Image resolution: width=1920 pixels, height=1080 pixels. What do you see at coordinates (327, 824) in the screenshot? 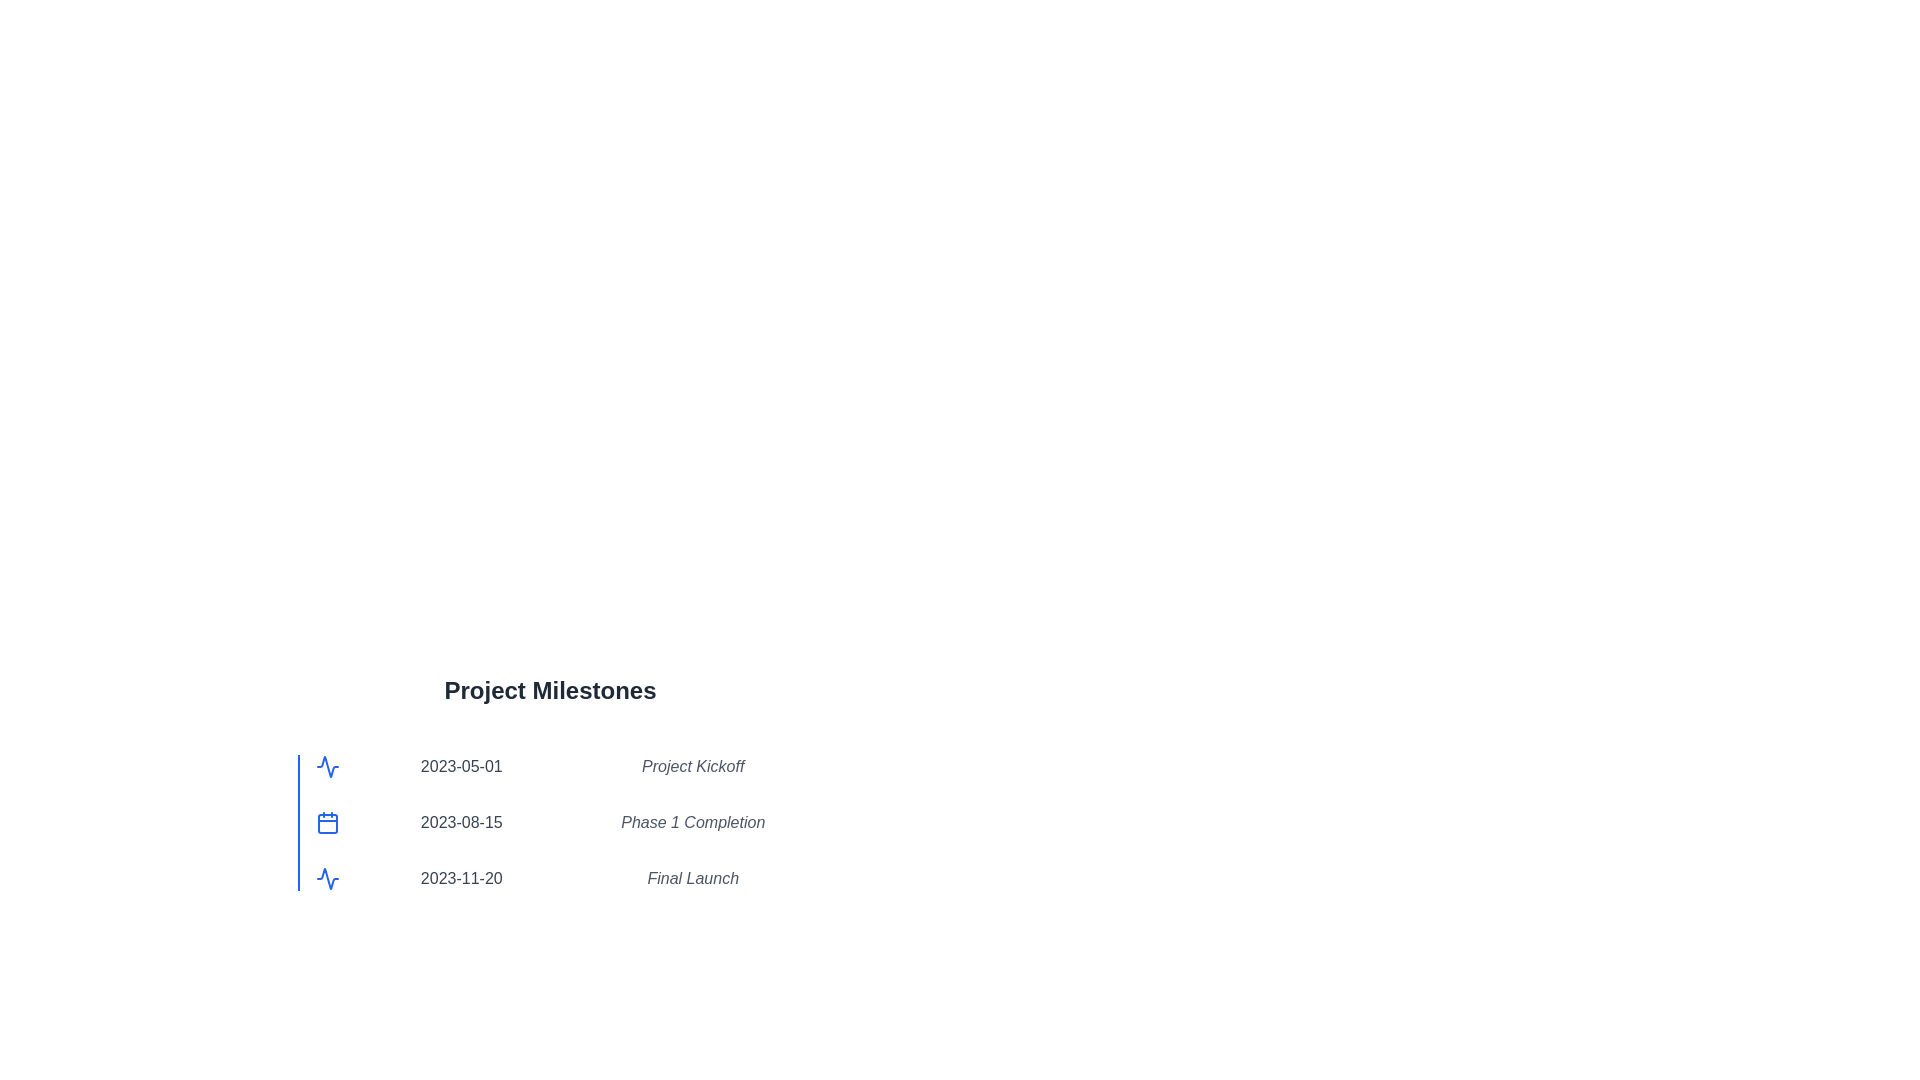
I see `the decorative SVG rectangle that represents the main body of the calendar icon, located in the middle-left of the timeline graphic within the second event of a vertical milestone sequence` at bounding box center [327, 824].